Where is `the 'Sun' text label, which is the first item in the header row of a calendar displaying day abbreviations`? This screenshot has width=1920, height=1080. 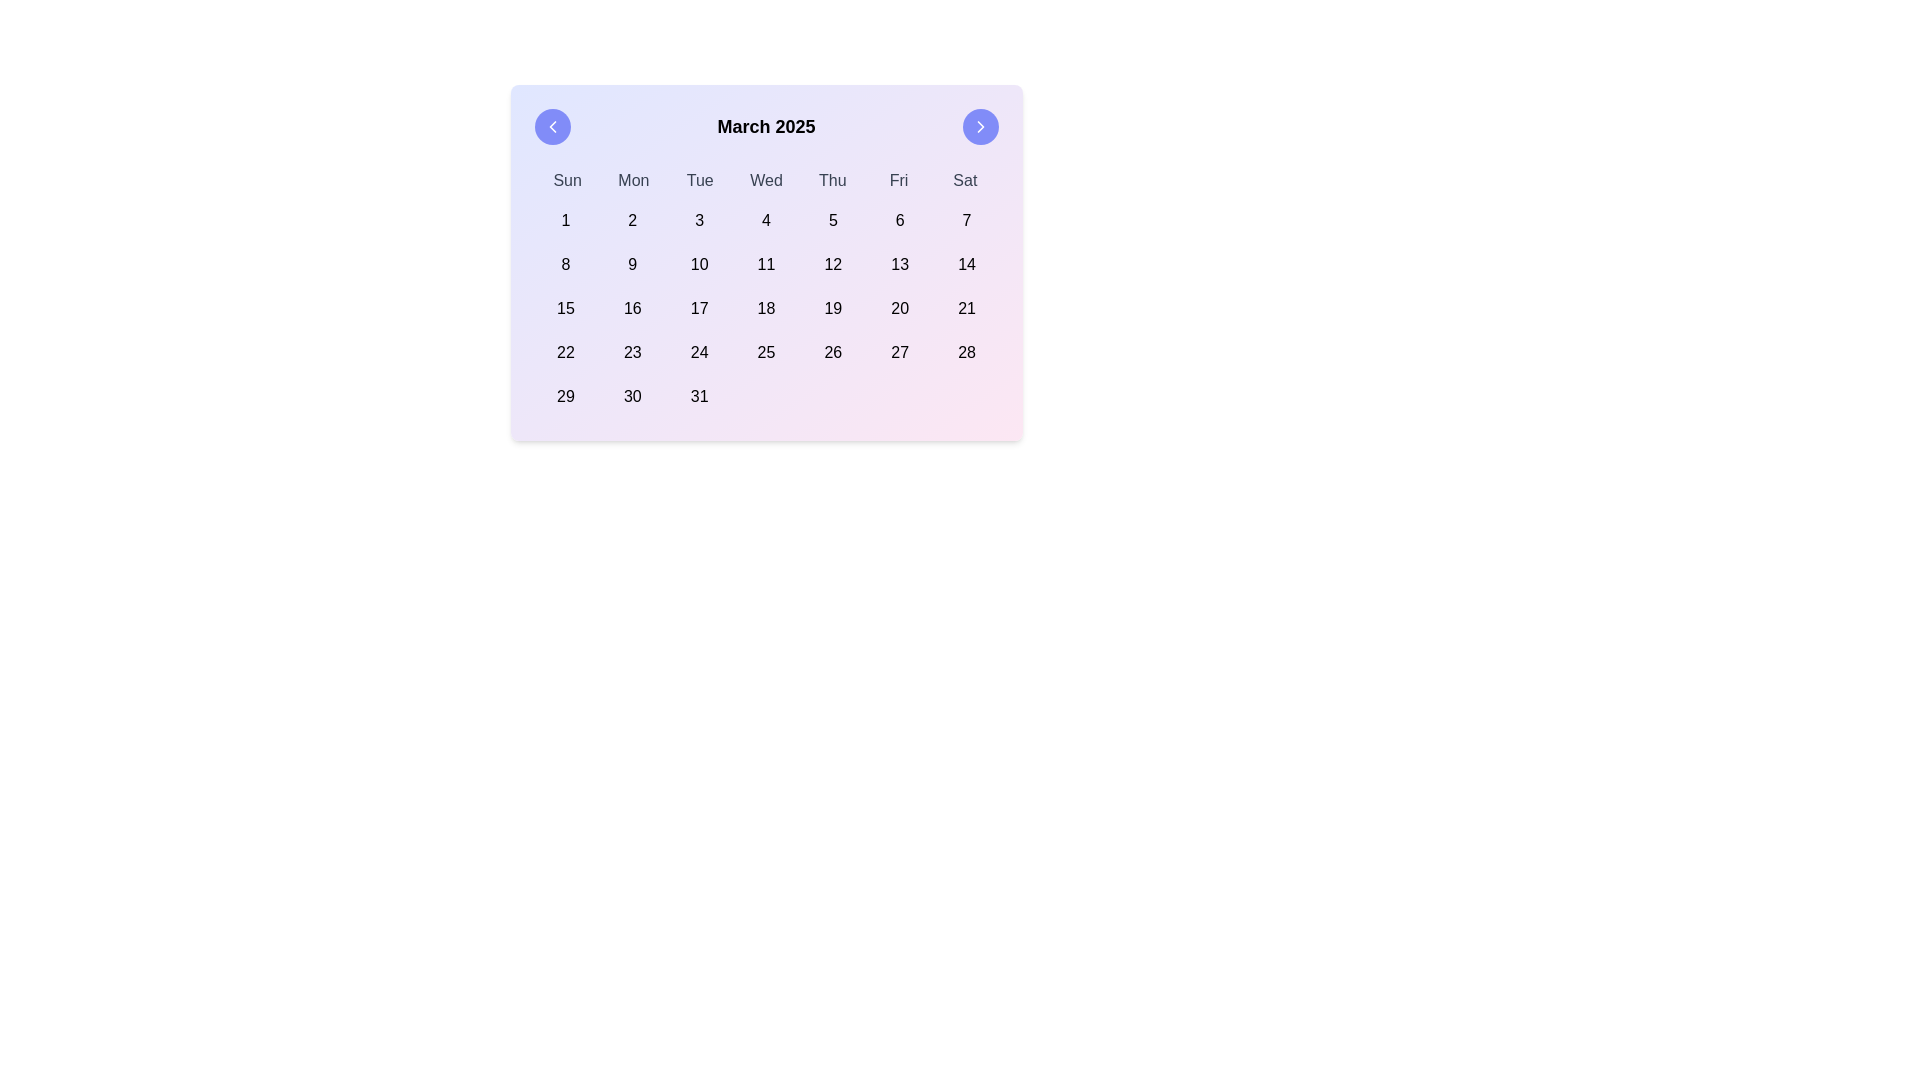 the 'Sun' text label, which is the first item in the header row of a calendar displaying day abbreviations is located at coordinates (566, 181).